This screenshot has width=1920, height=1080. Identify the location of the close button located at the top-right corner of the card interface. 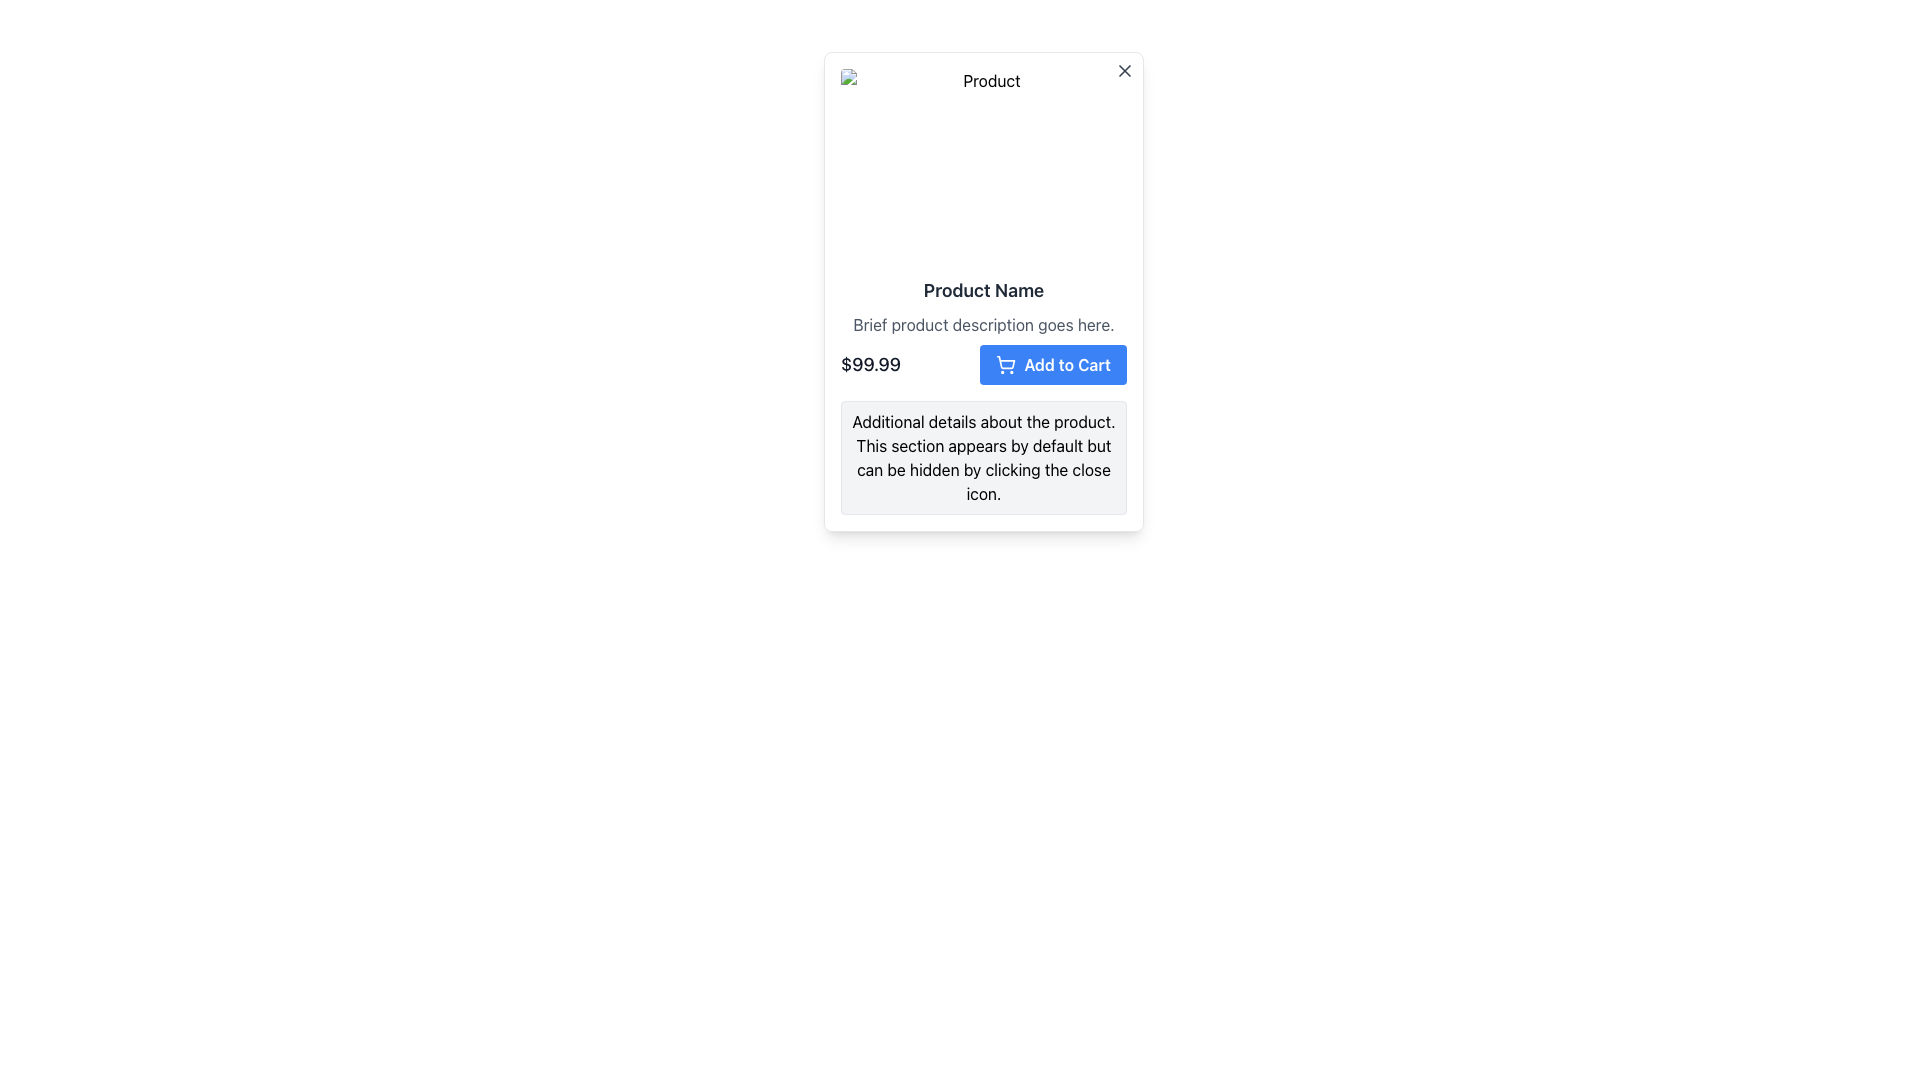
(1124, 72).